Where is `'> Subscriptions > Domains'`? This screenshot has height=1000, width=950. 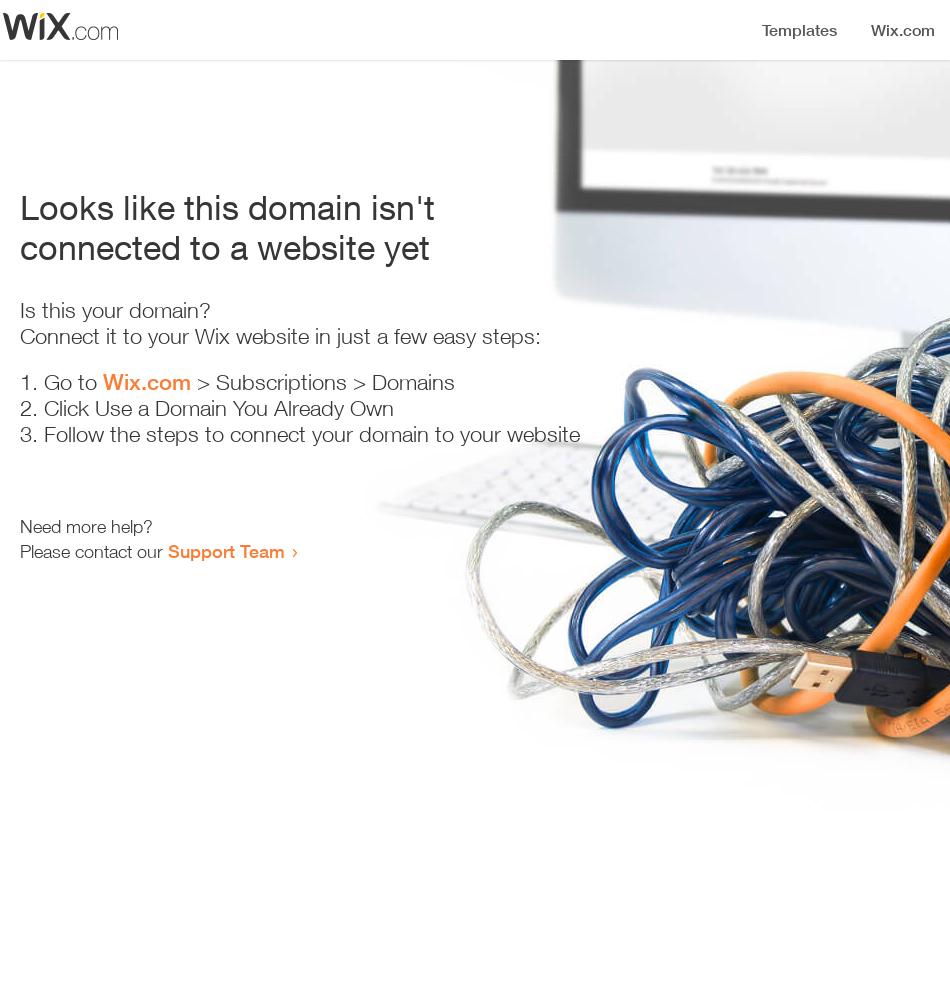
'> Subscriptions > Domains' is located at coordinates (191, 382).